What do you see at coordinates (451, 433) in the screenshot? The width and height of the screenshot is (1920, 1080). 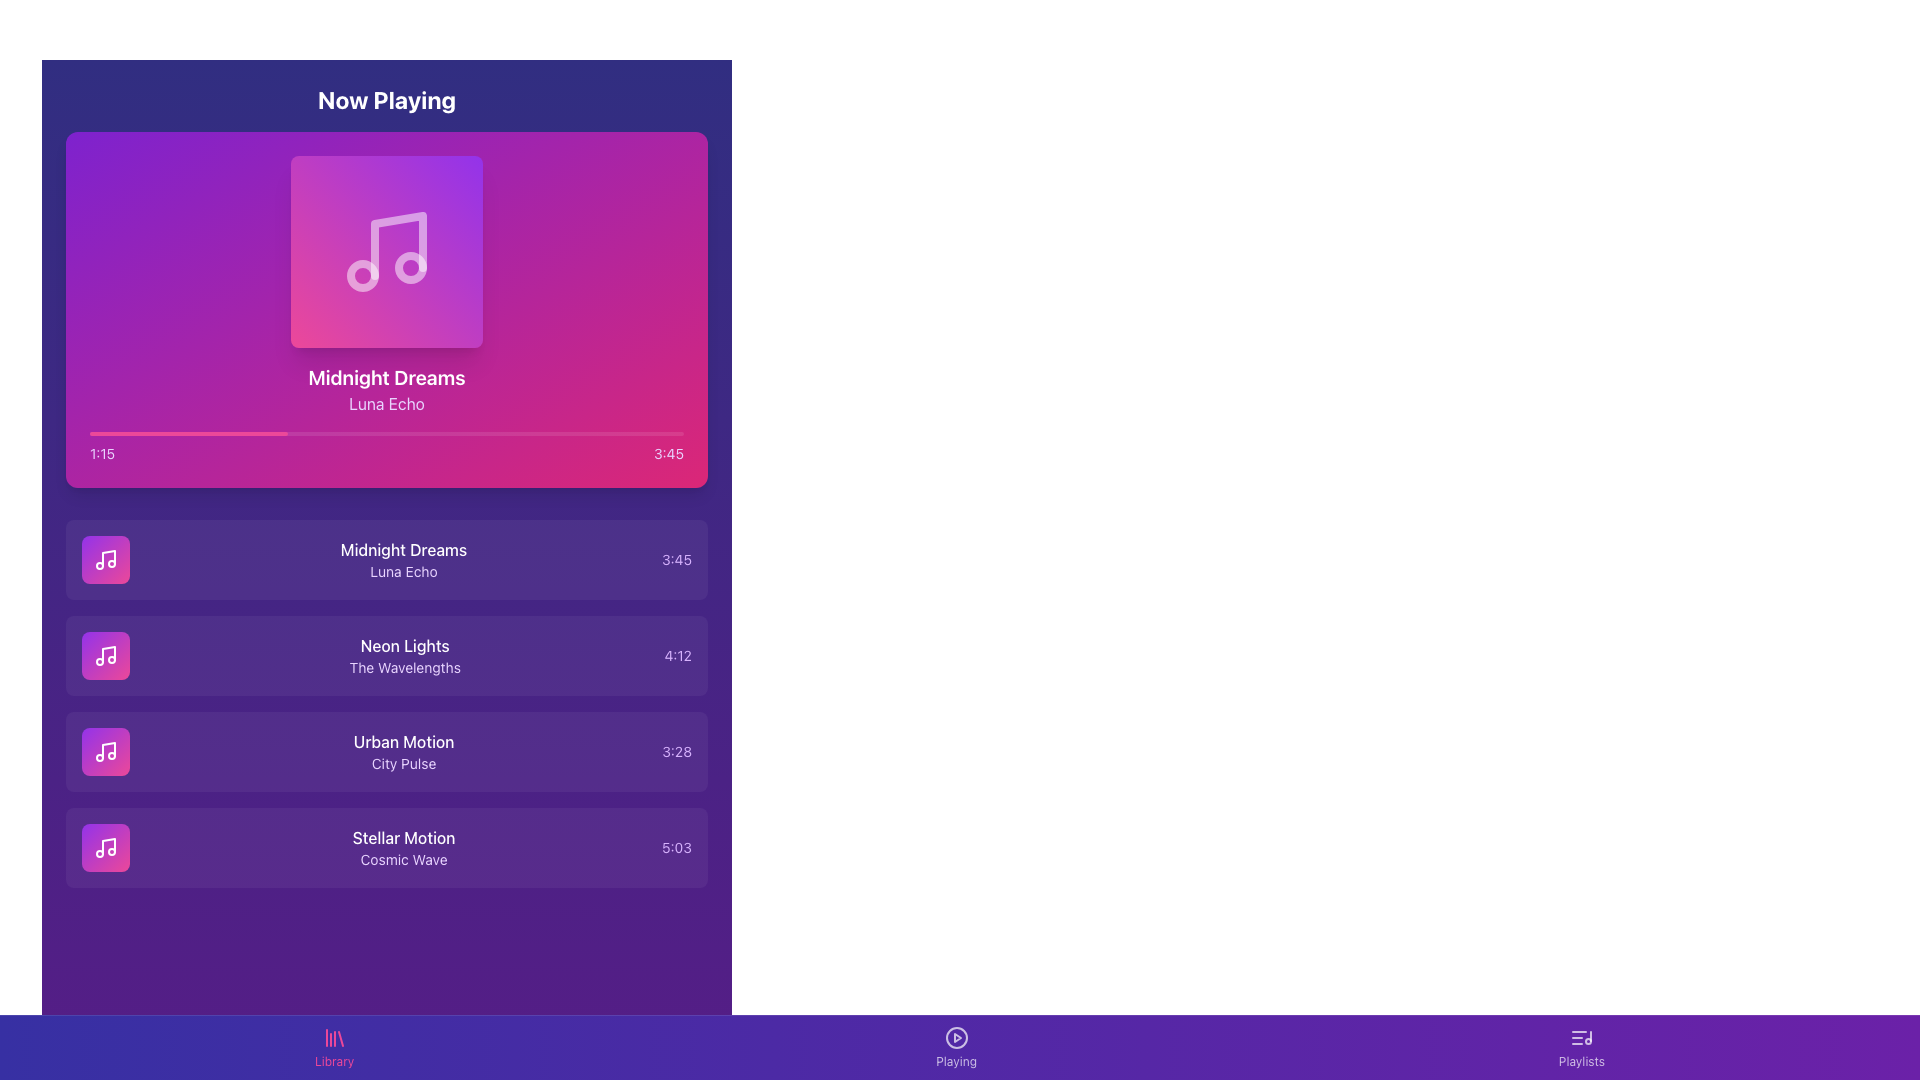 I see `the slider` at bounding box center [451, 433].